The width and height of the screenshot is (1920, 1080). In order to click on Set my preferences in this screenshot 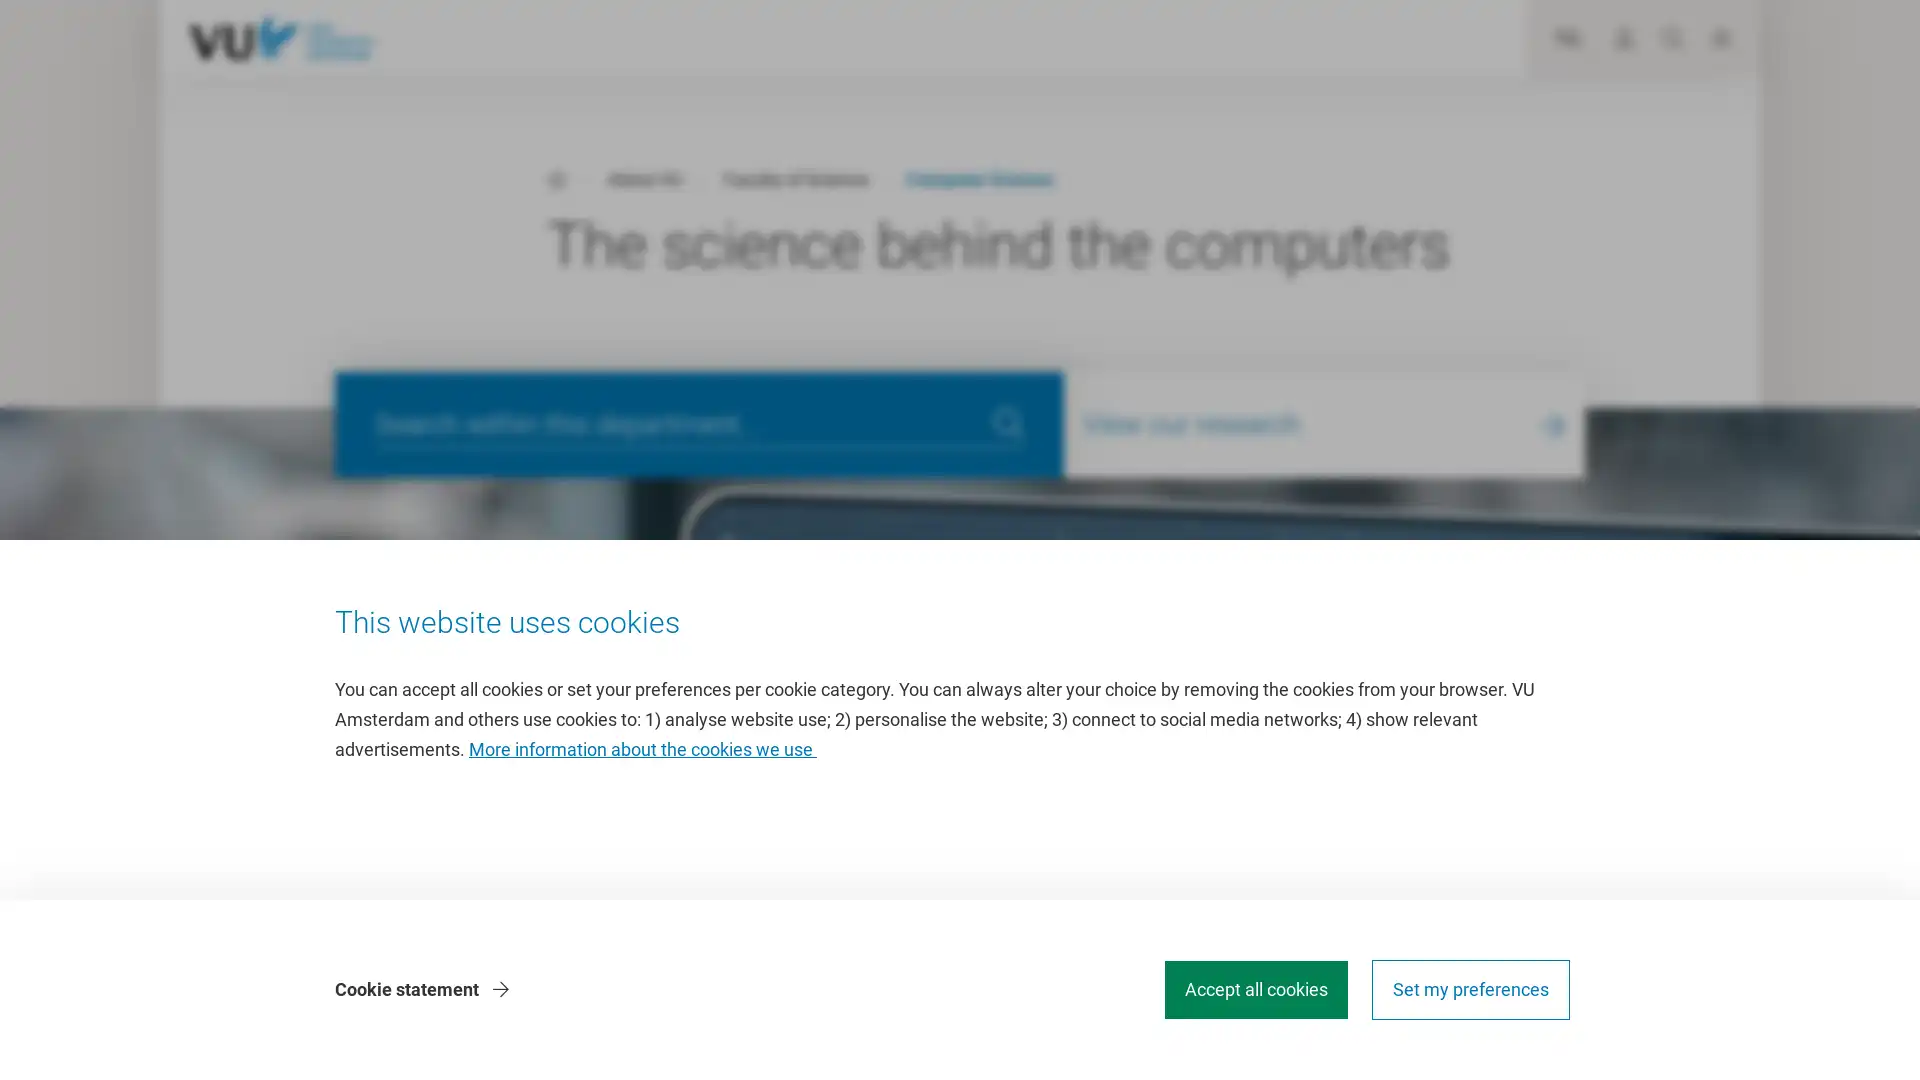, I will do `click(1470, 990)`.